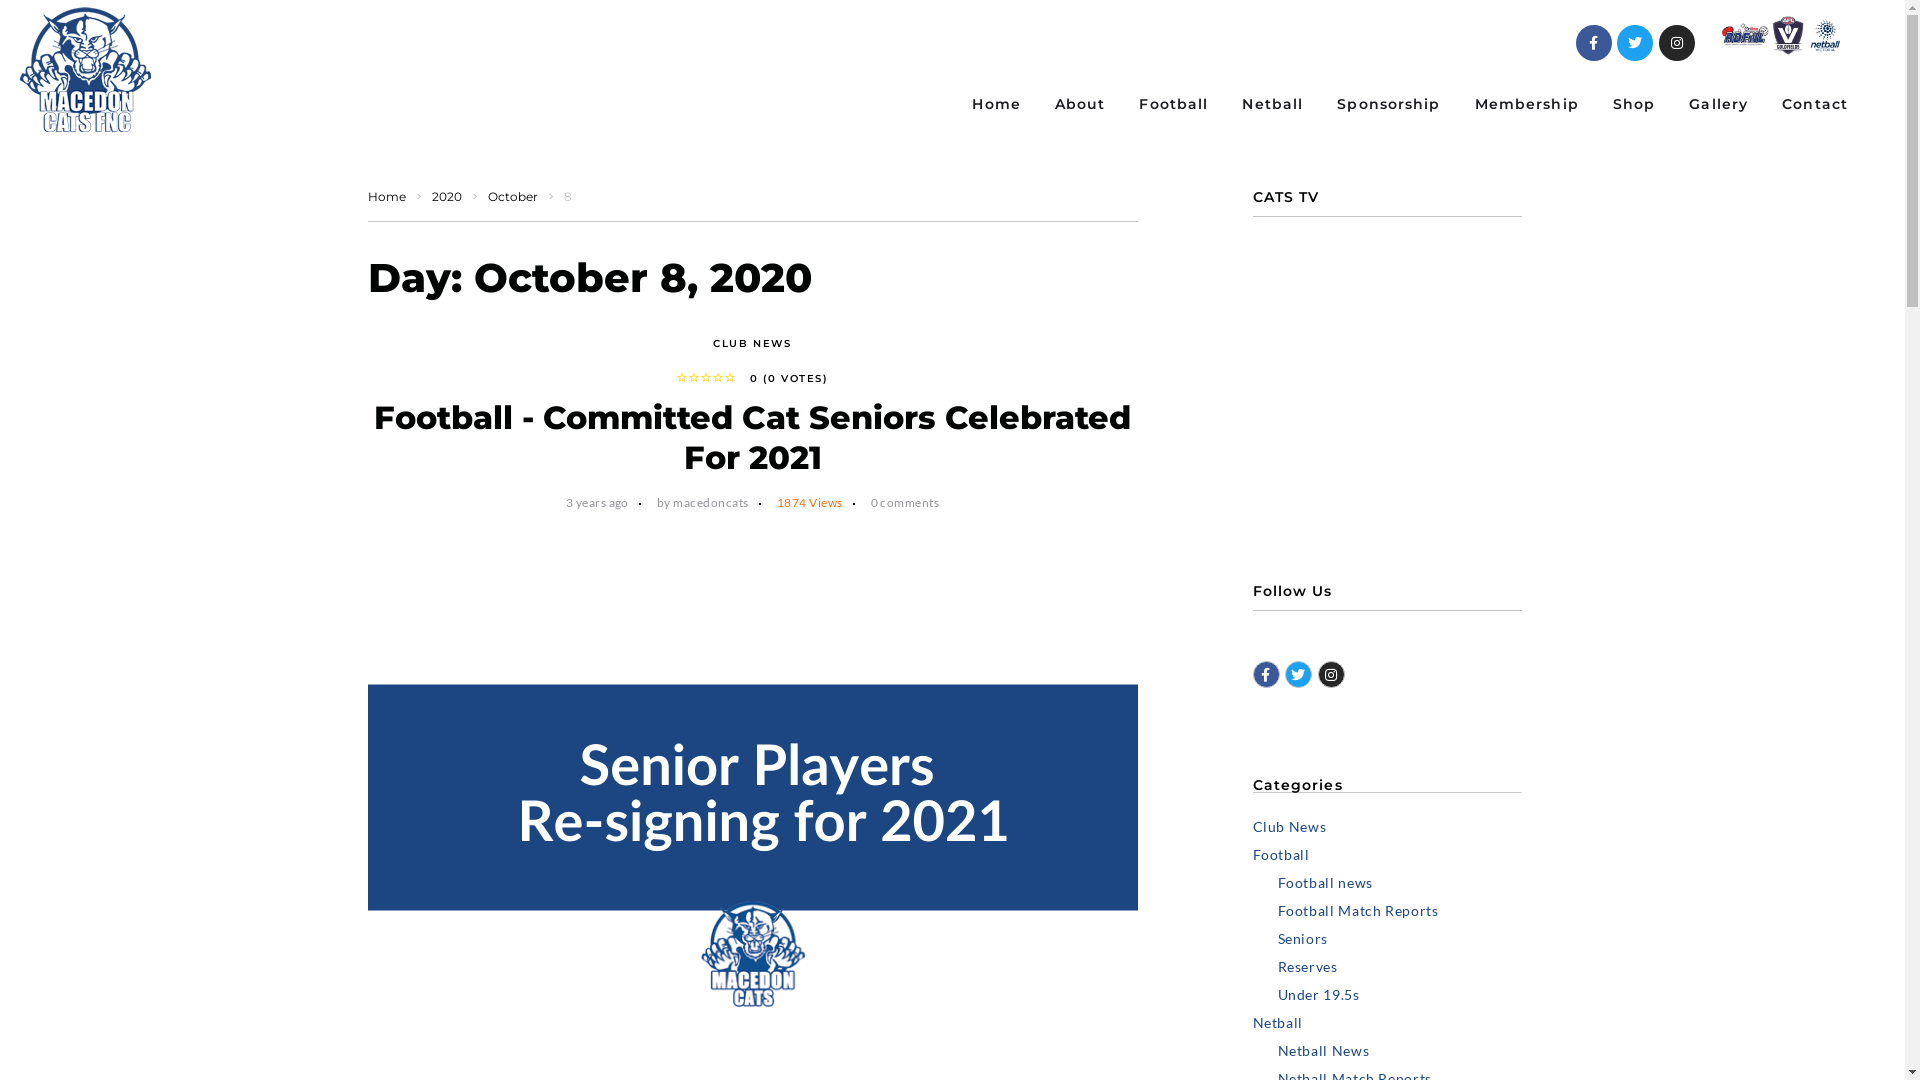  I want to click on 'Contact', so click(1814, 104).